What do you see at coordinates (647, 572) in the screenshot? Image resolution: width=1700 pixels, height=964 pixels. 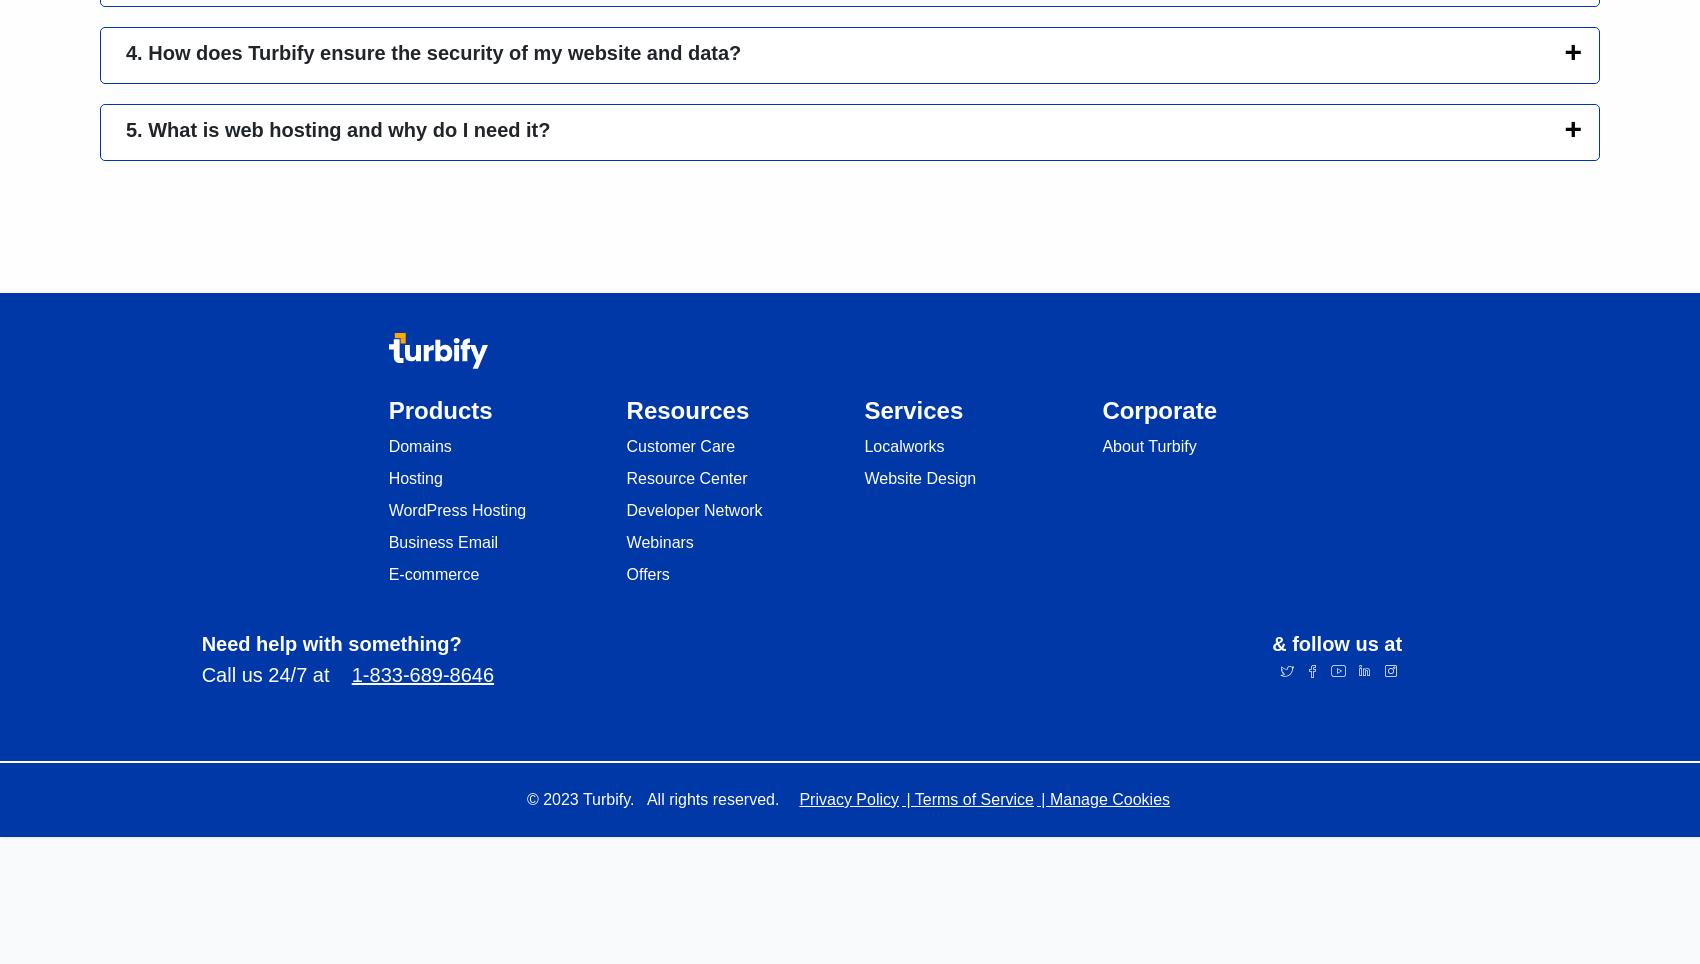 I see `'Offers'` at bounding box center [647, 572].